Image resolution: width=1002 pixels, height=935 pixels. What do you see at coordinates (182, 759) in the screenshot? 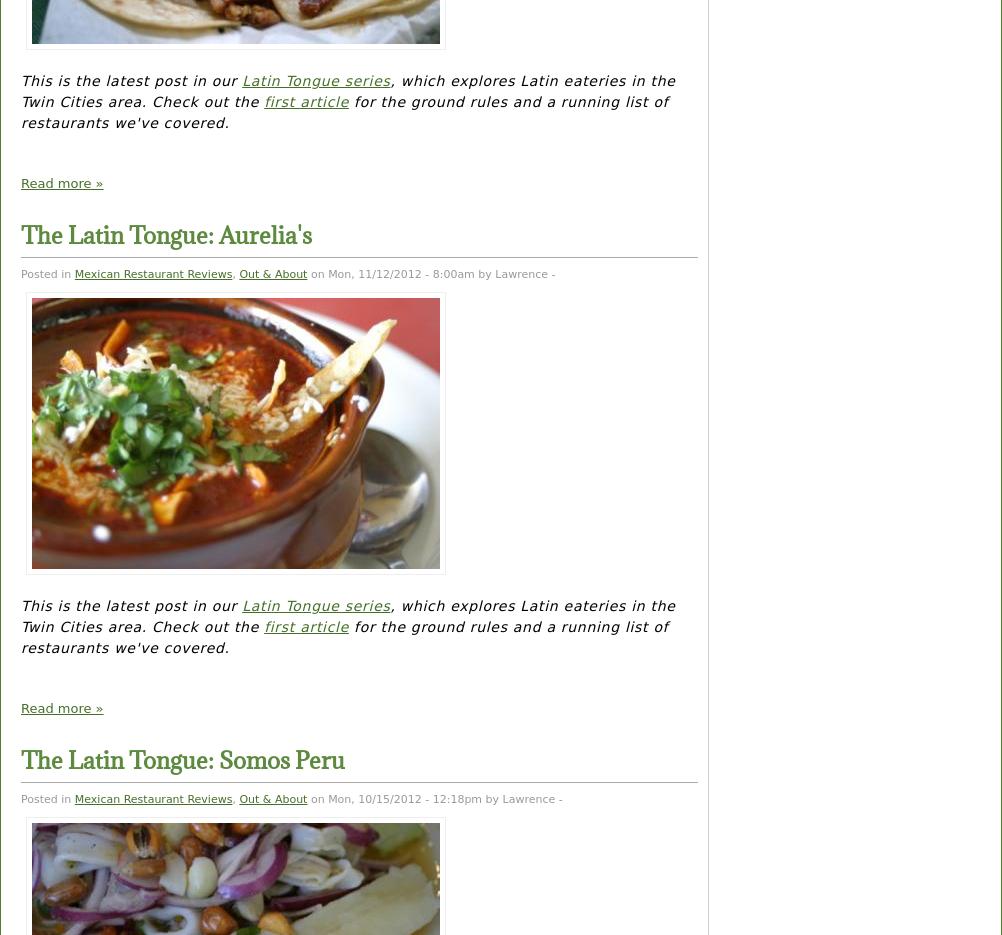
I see `'The Latin Tongue: Somos Peru'` at bounding box center [182, 759].